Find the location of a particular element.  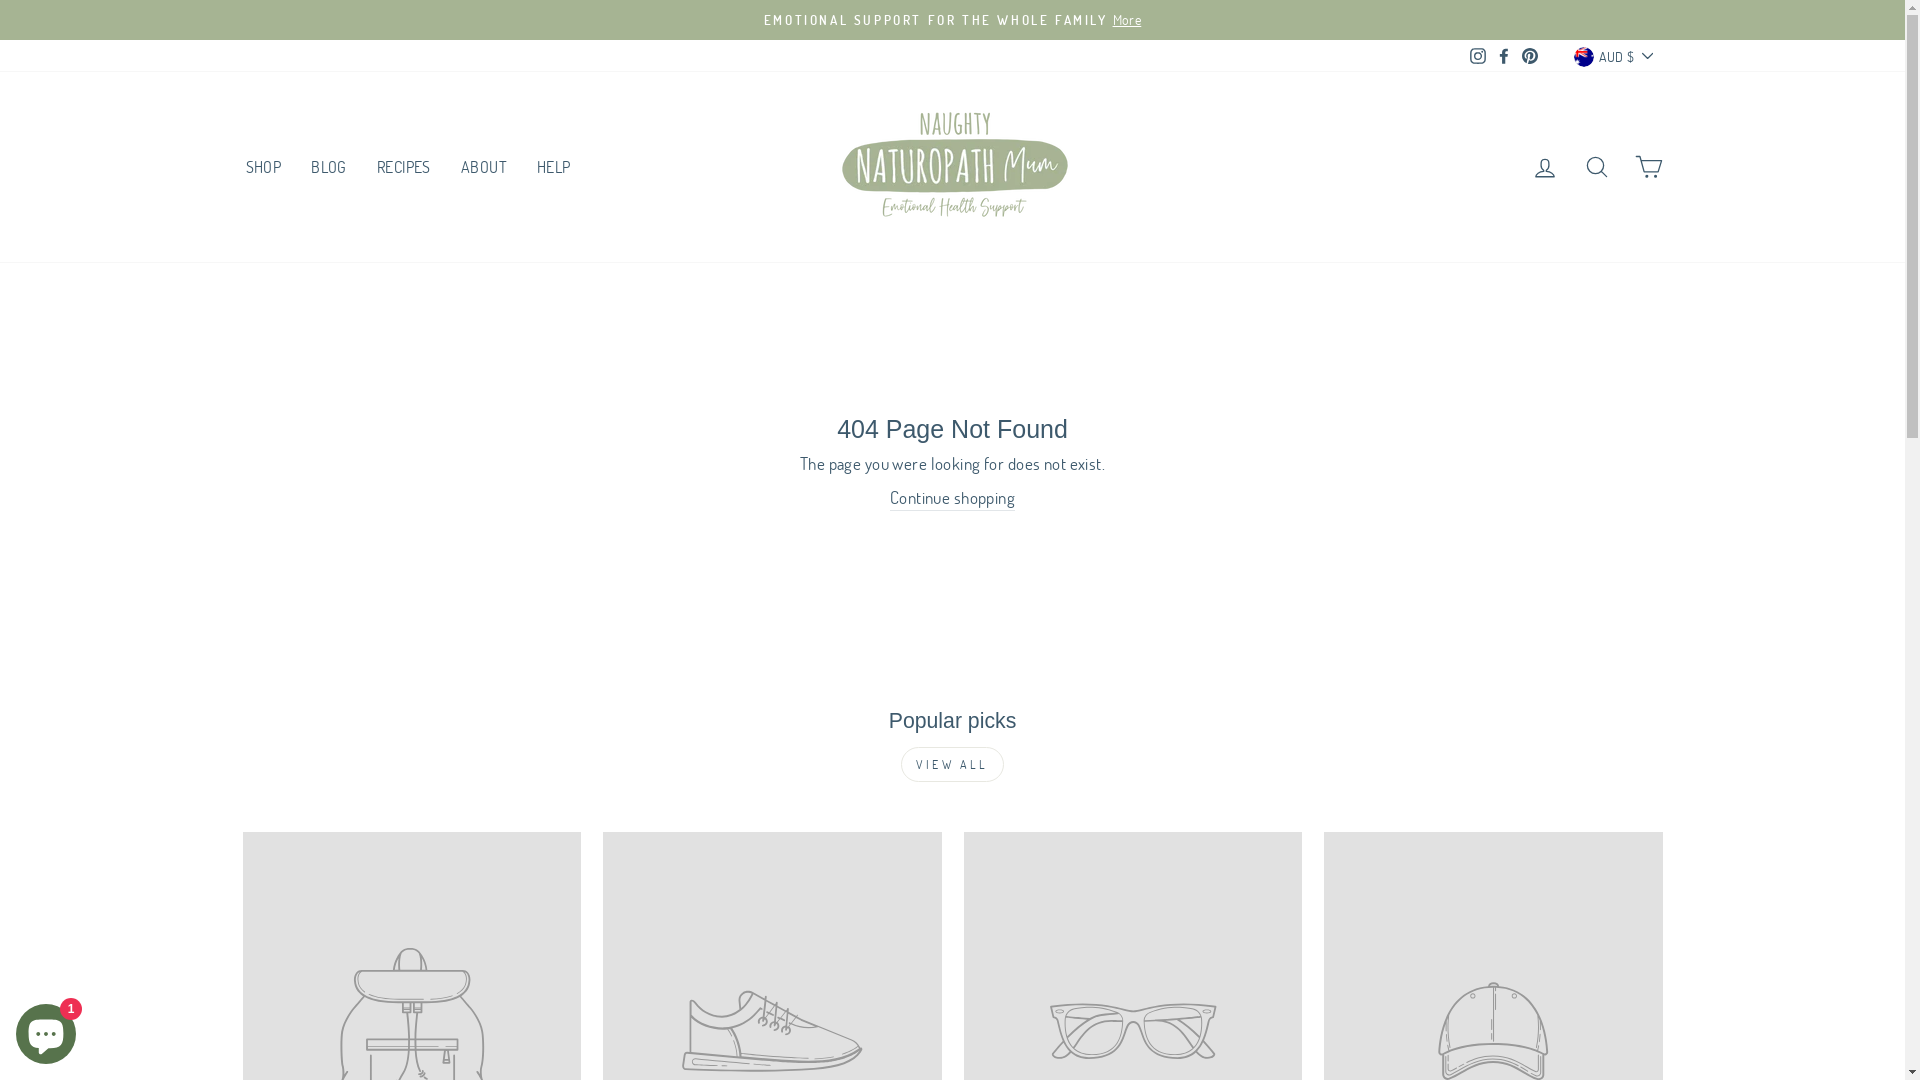

'SHOP' is located at coordinates (262, 165).